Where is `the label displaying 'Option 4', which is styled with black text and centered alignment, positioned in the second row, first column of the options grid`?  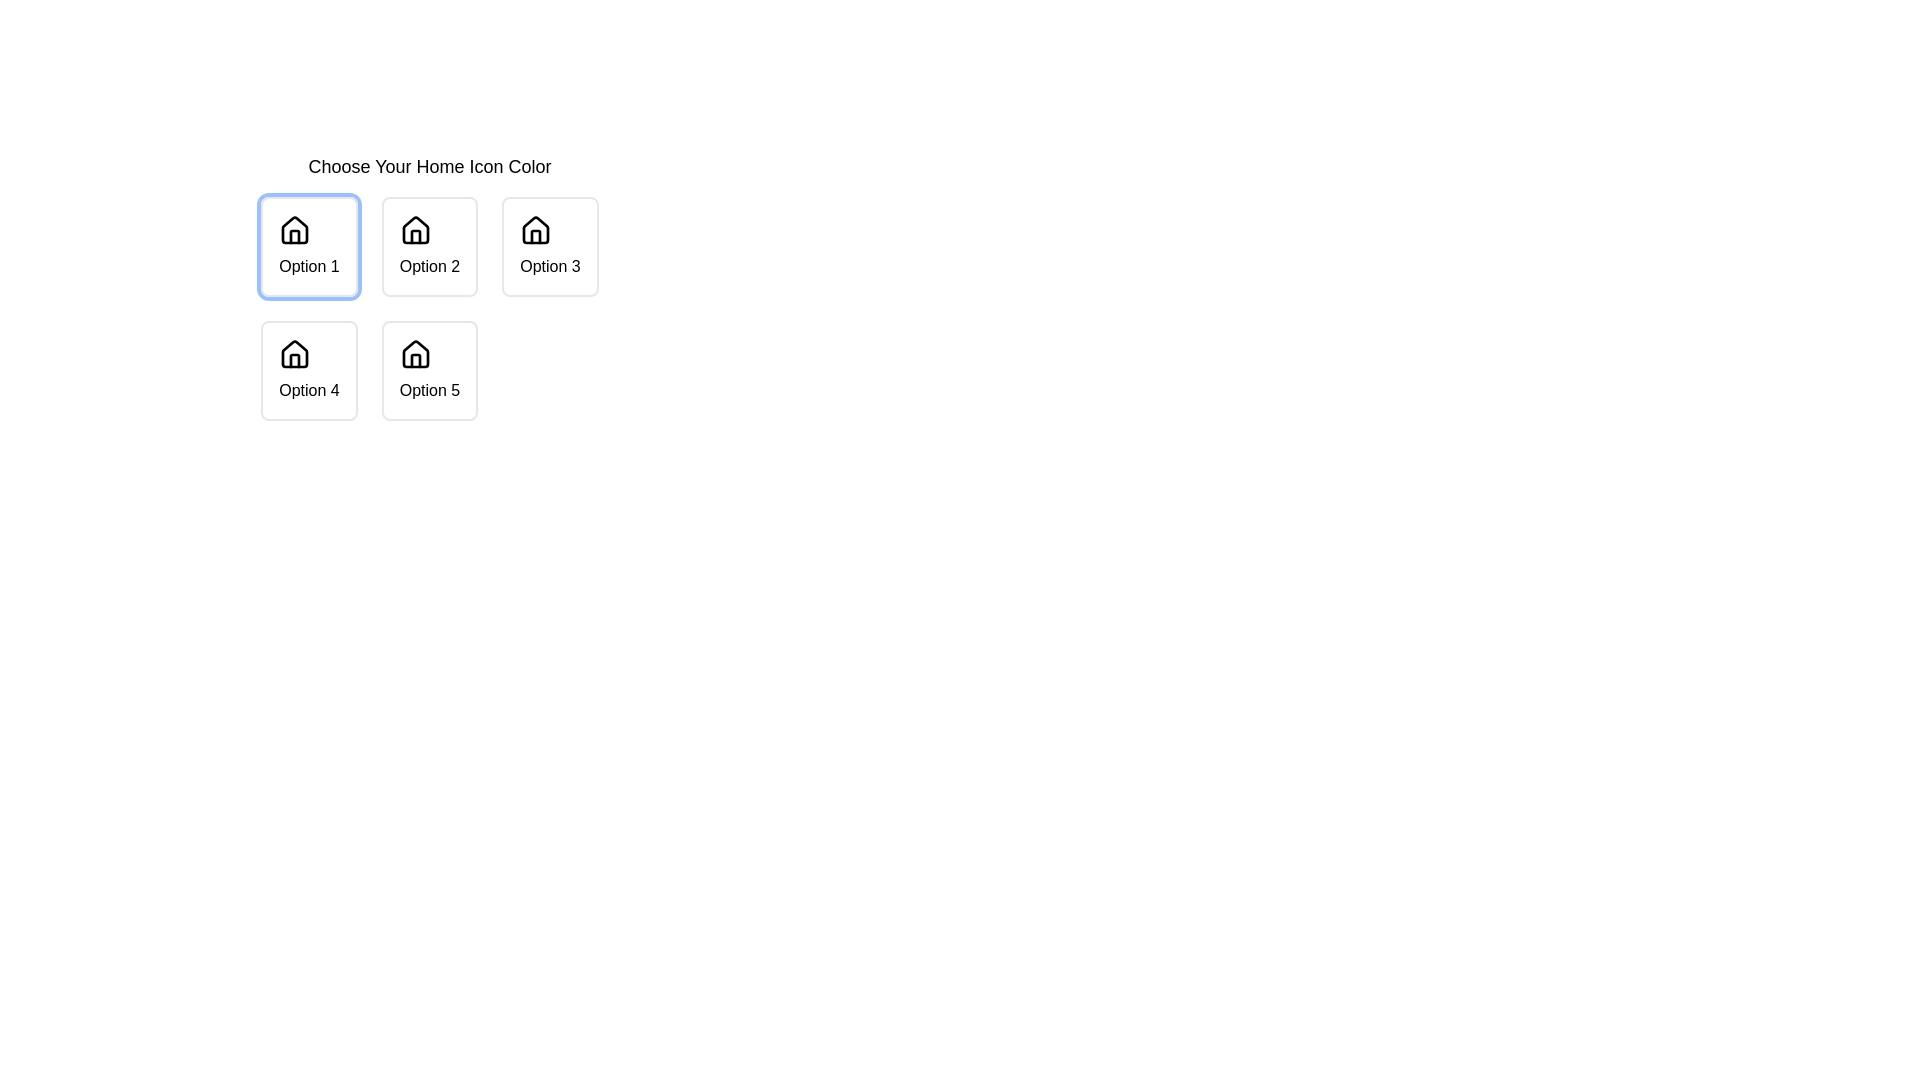
the label displaying 'Option 4', which is styled with black text and centered alignment, positioned in the second row, first column of the options grid is located at coordinates (308, 390).